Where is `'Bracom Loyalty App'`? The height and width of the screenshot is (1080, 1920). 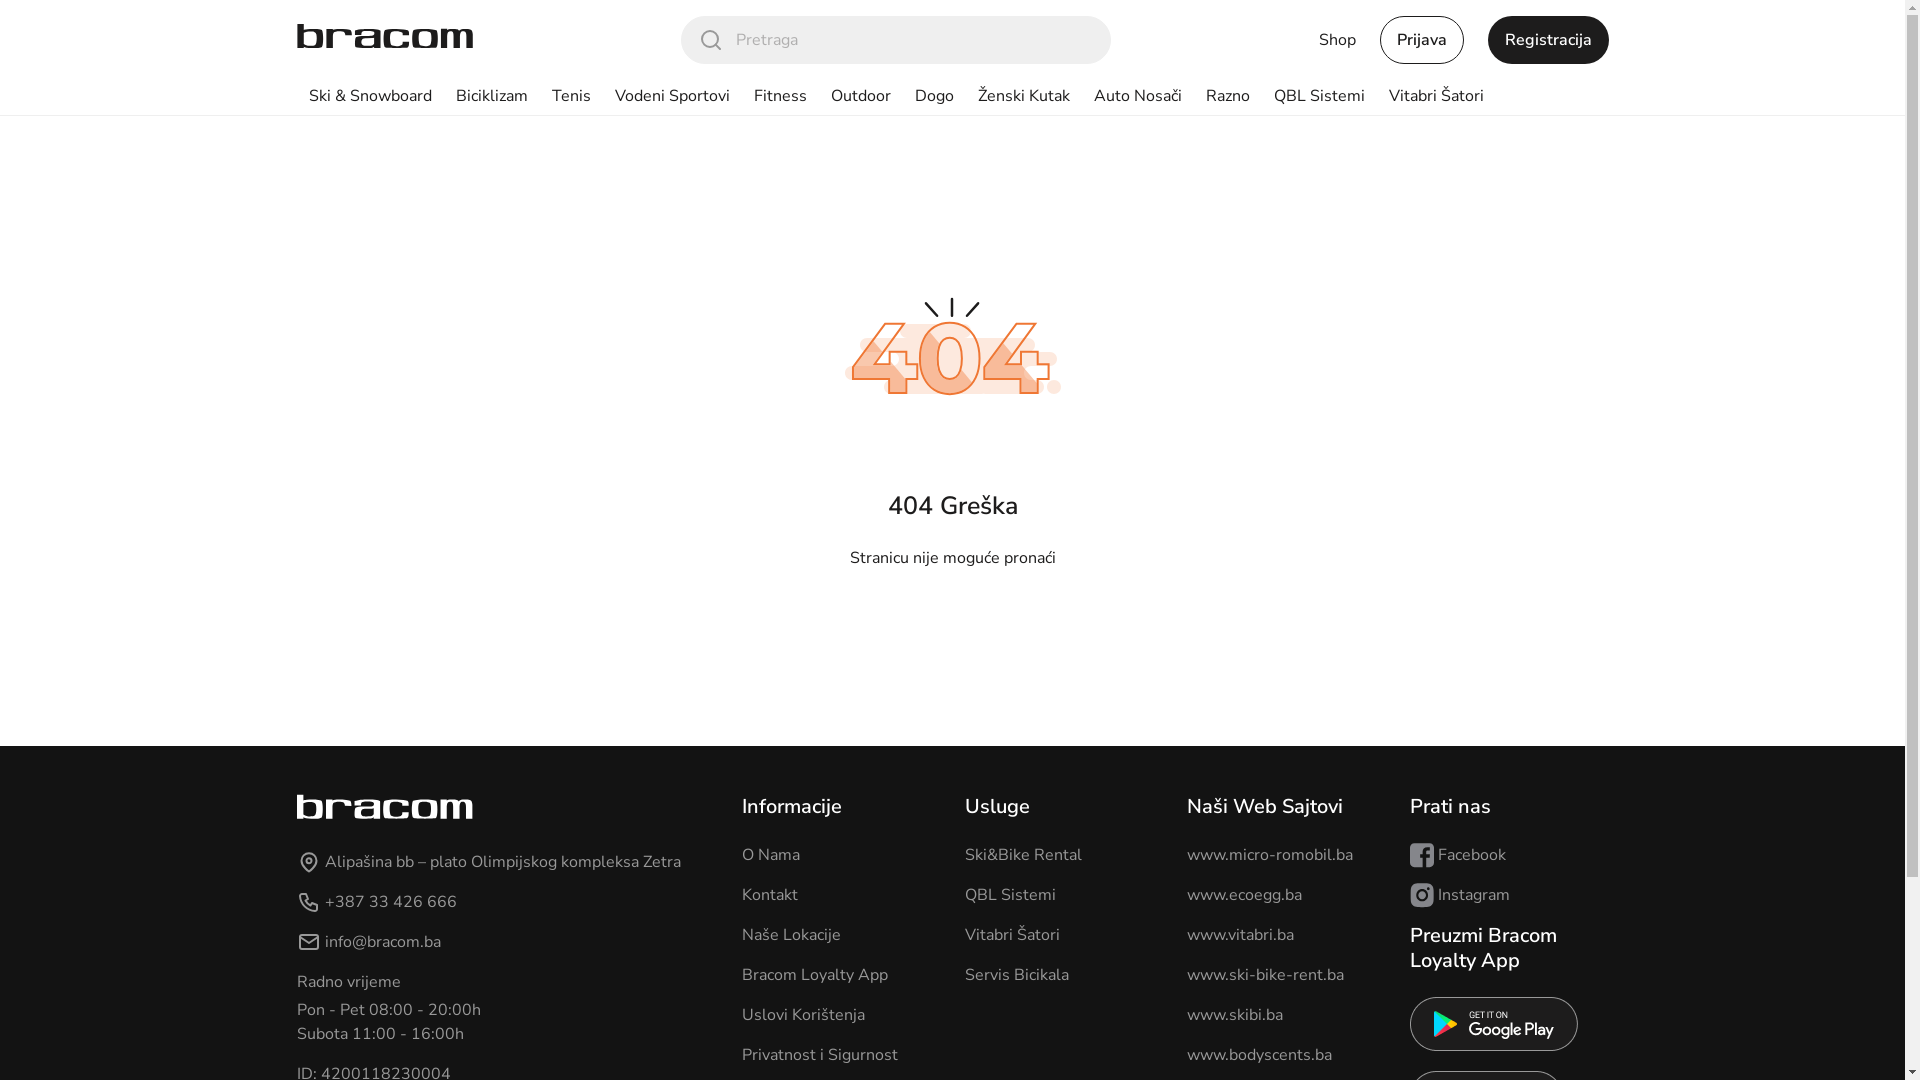
'Bracom Loyalty App' is located at coordinates (815, 974).